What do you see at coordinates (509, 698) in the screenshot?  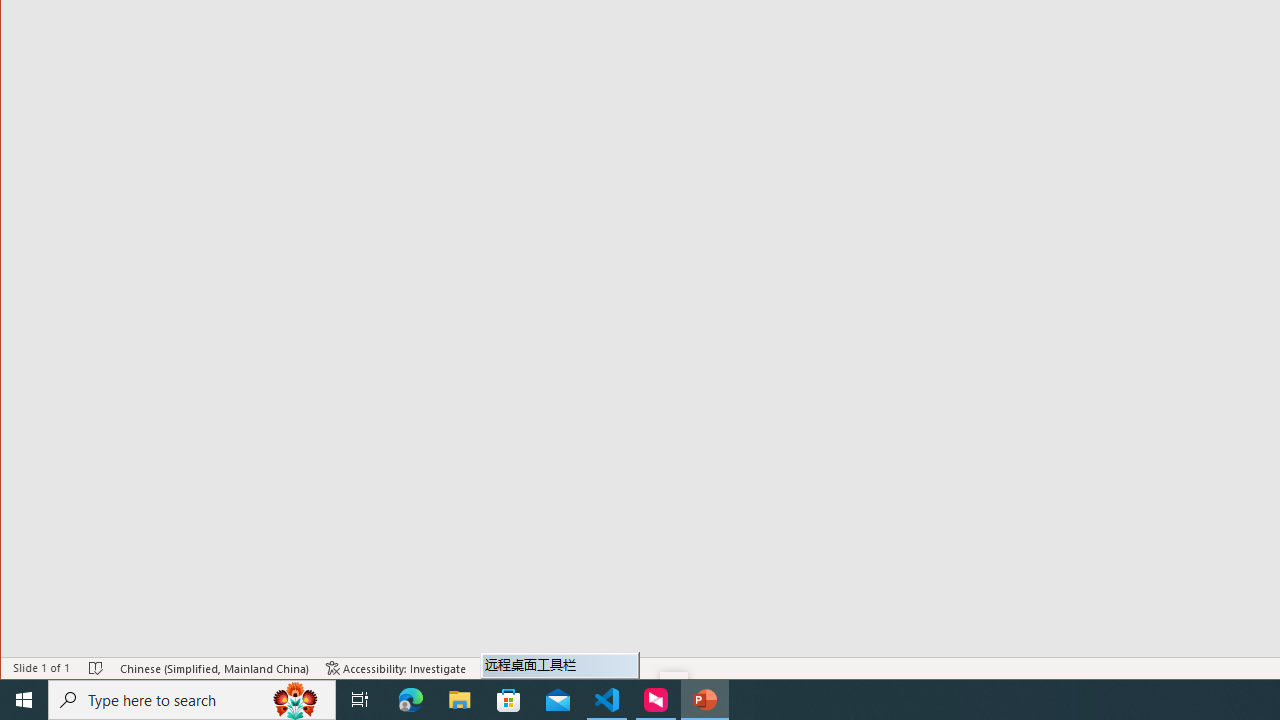 I see `'Microsoft Store'` at bounding box center [509, 698].